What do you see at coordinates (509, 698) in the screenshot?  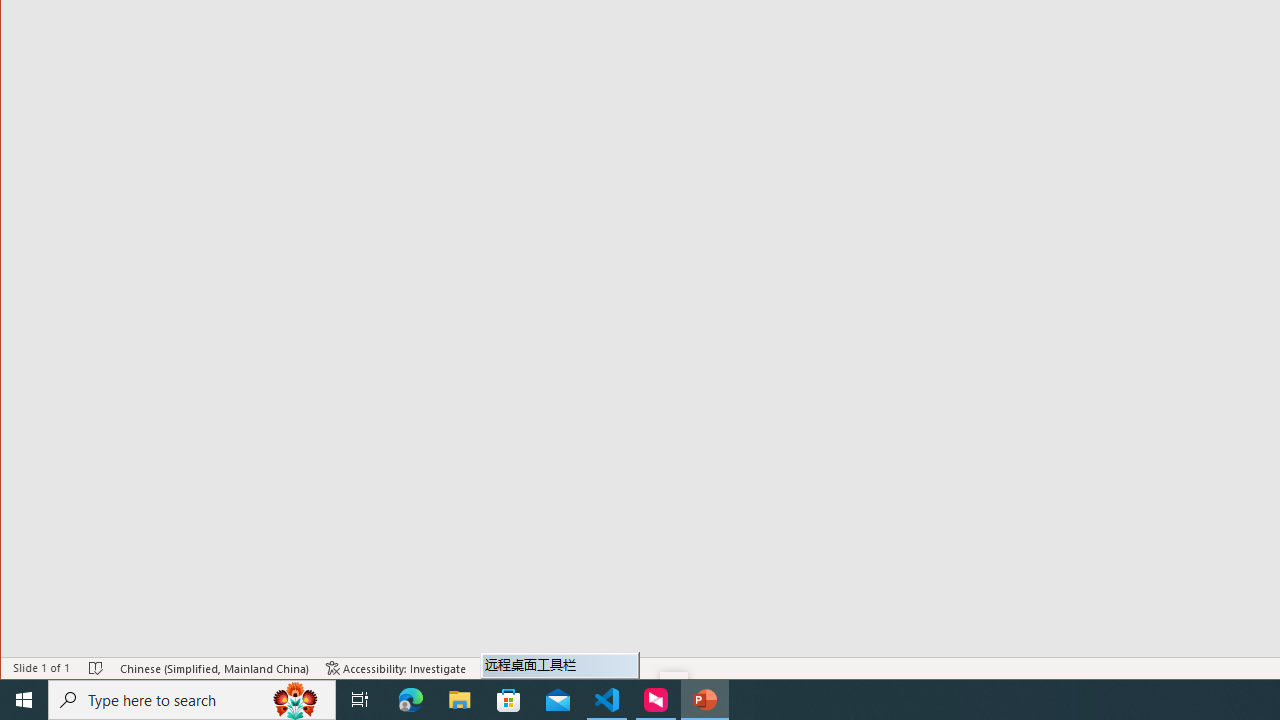 I see `'Microsoft Store'` at bounding box center [509, 698].